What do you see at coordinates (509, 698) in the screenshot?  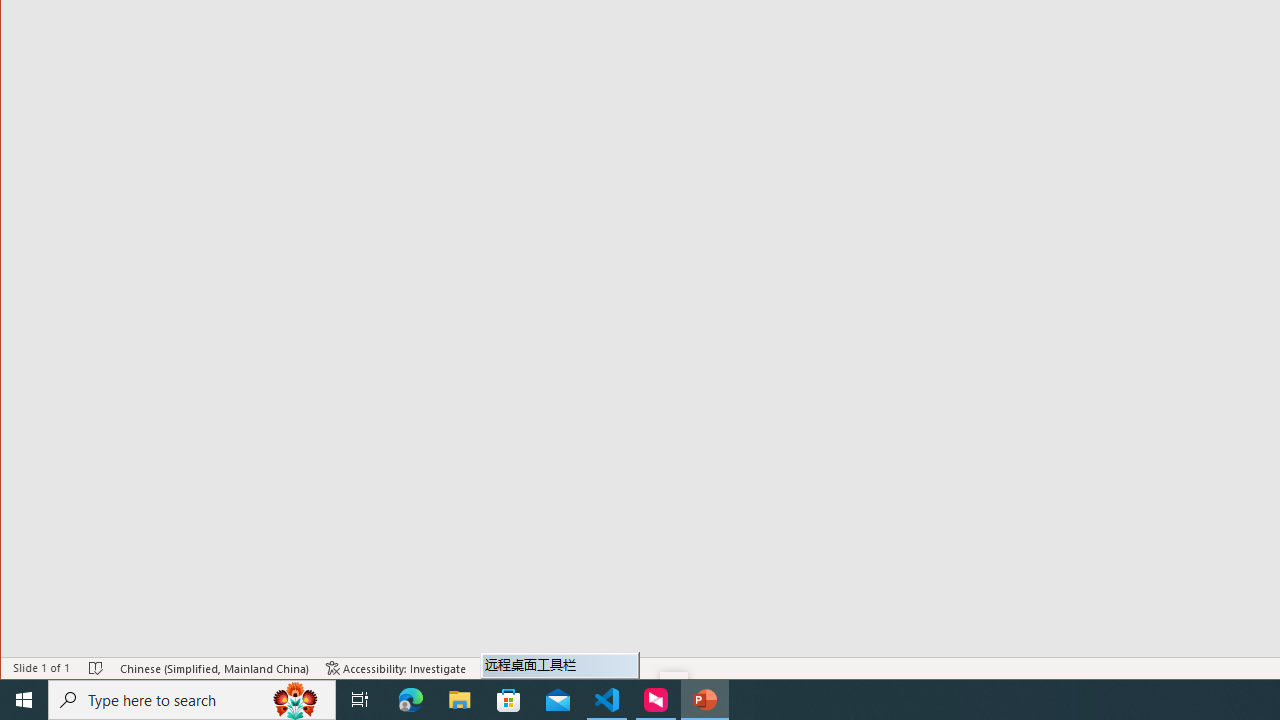 I see `'Microsoft Store'` at bounding box center [509, 698].